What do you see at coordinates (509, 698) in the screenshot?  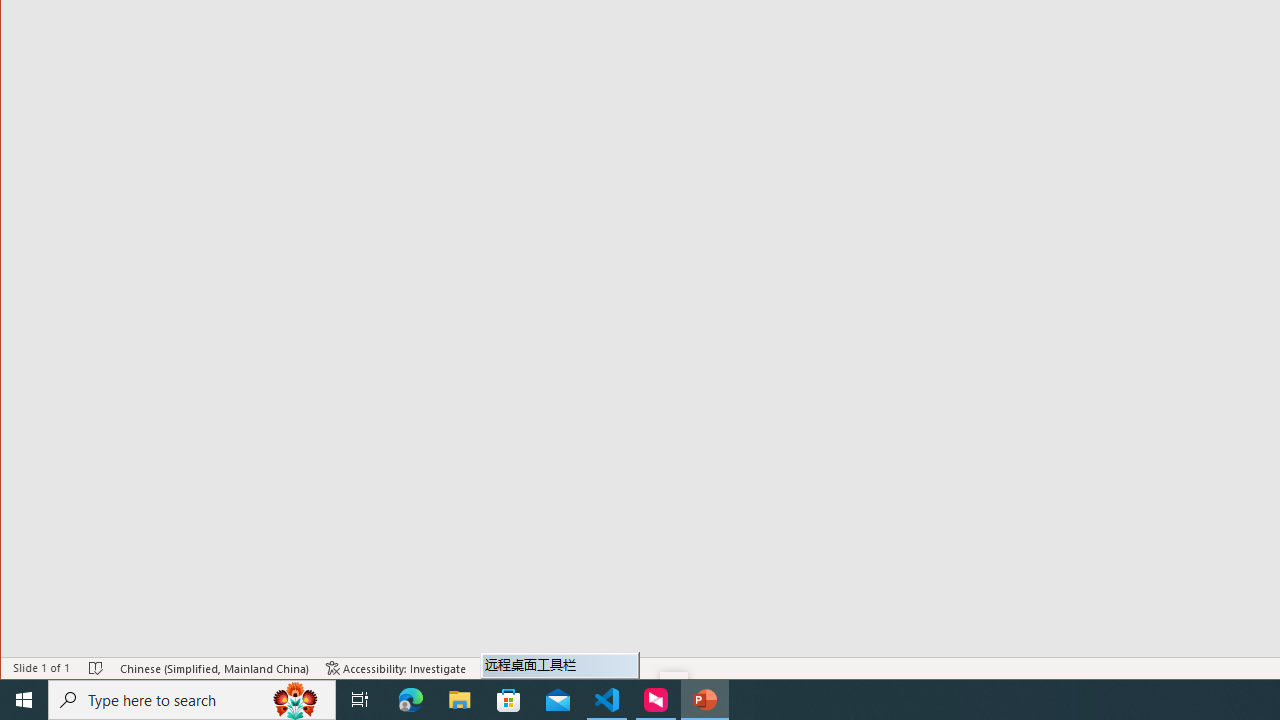 I see `'Microsoft Store'` at bounding box center [509, 698].